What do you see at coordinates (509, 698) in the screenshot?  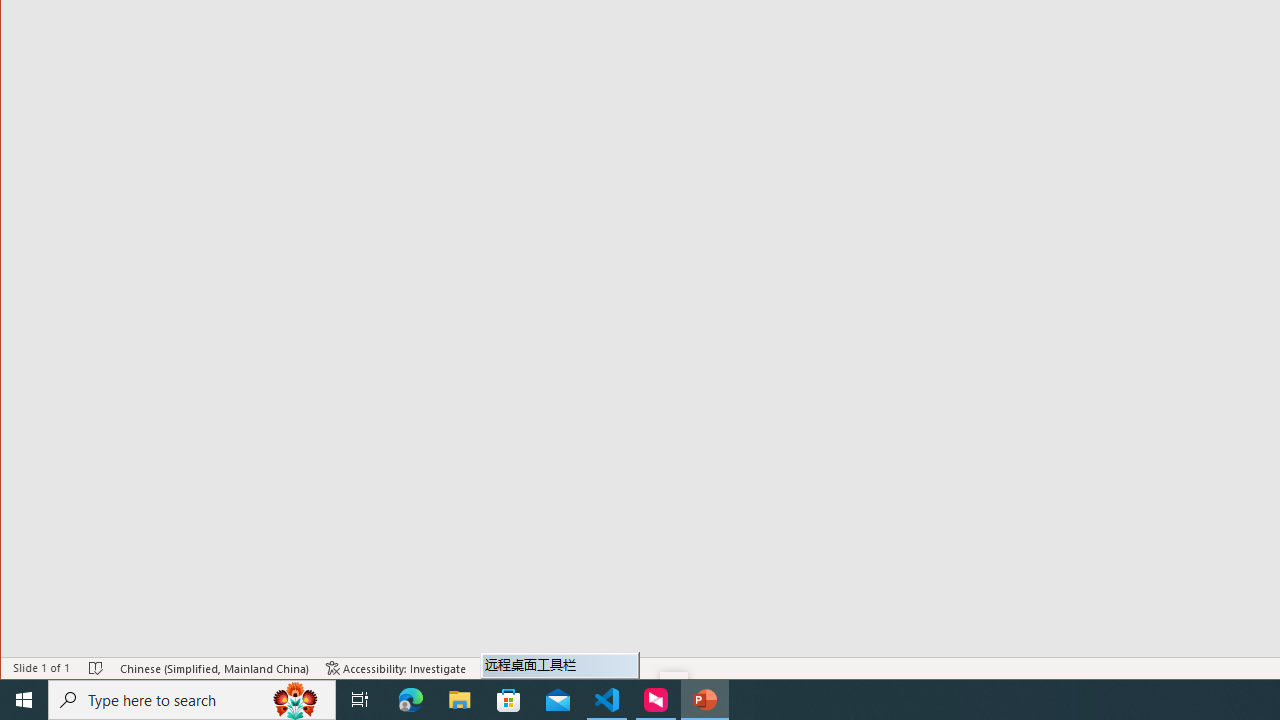 I see `'Microsoft Store'` at bounding box center [509, 698].